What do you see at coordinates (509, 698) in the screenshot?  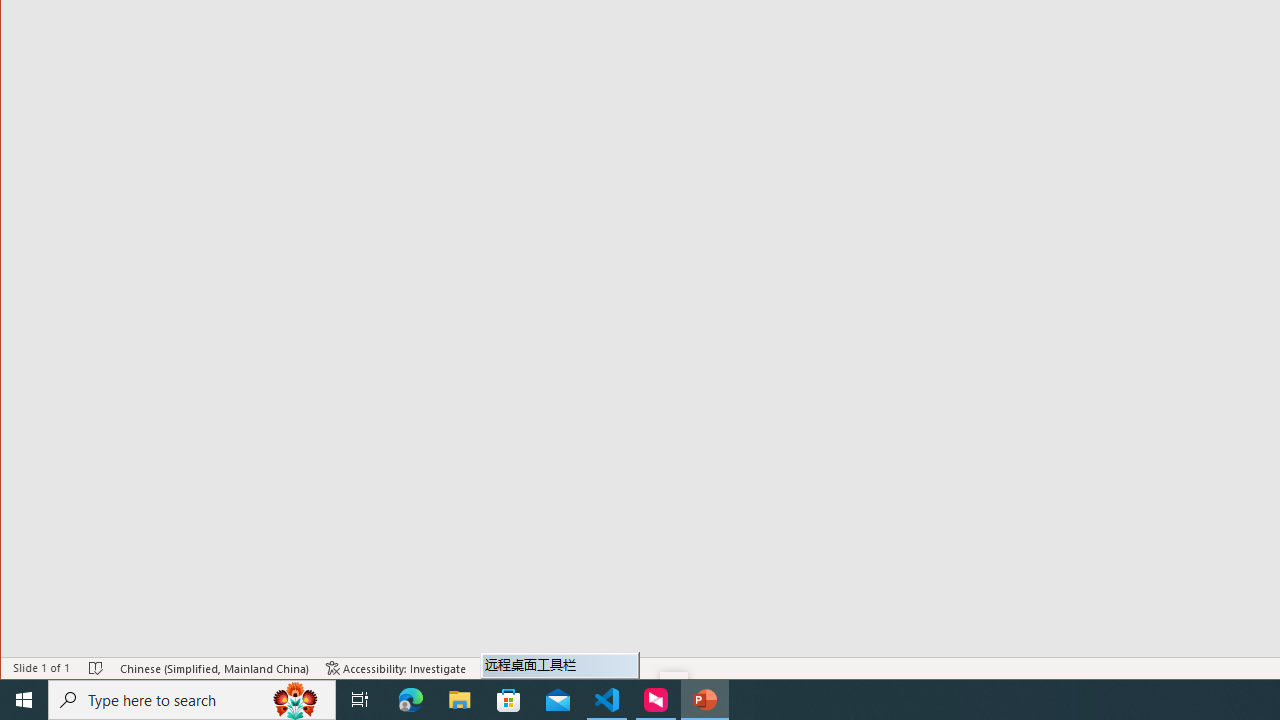 I see `'Microsoft Store'` at bounding box center [509, 698].